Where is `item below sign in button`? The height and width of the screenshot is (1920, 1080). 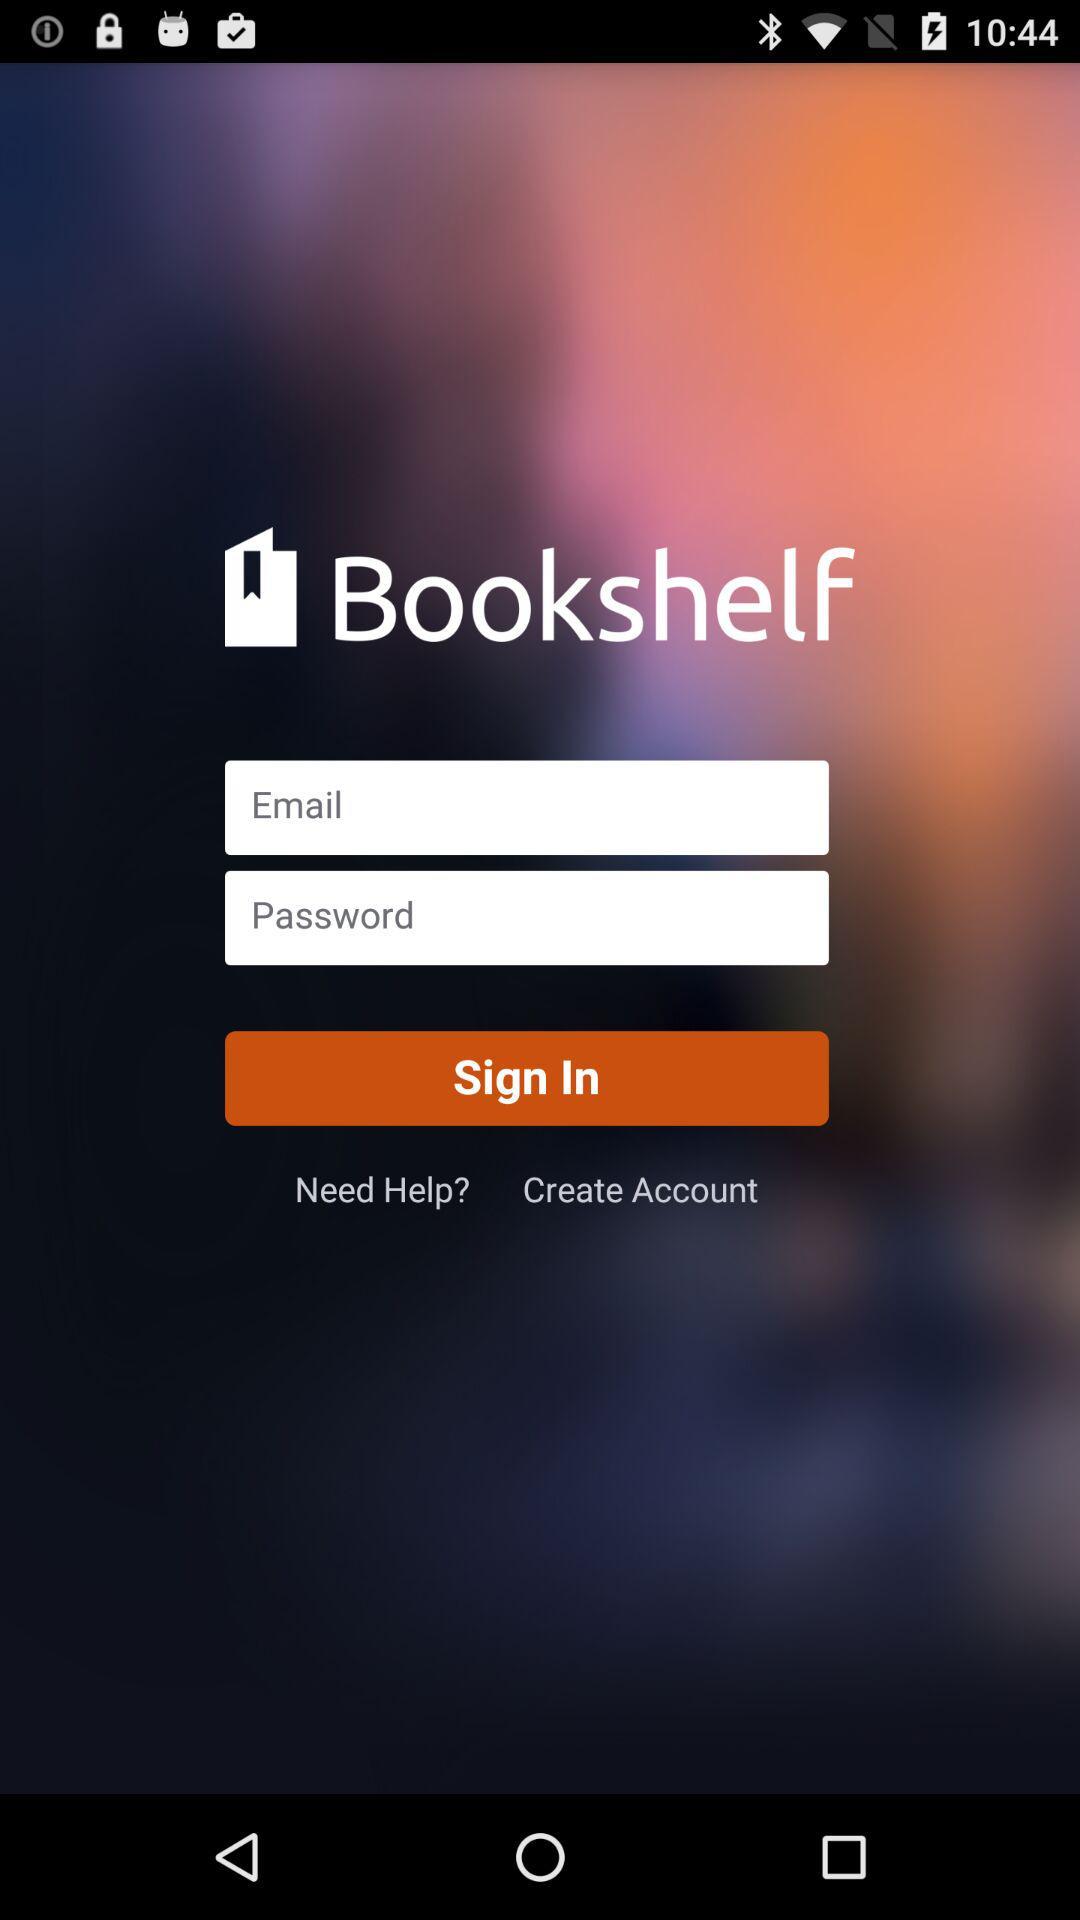 item below sign in button is located at coordinates (407, 1188).